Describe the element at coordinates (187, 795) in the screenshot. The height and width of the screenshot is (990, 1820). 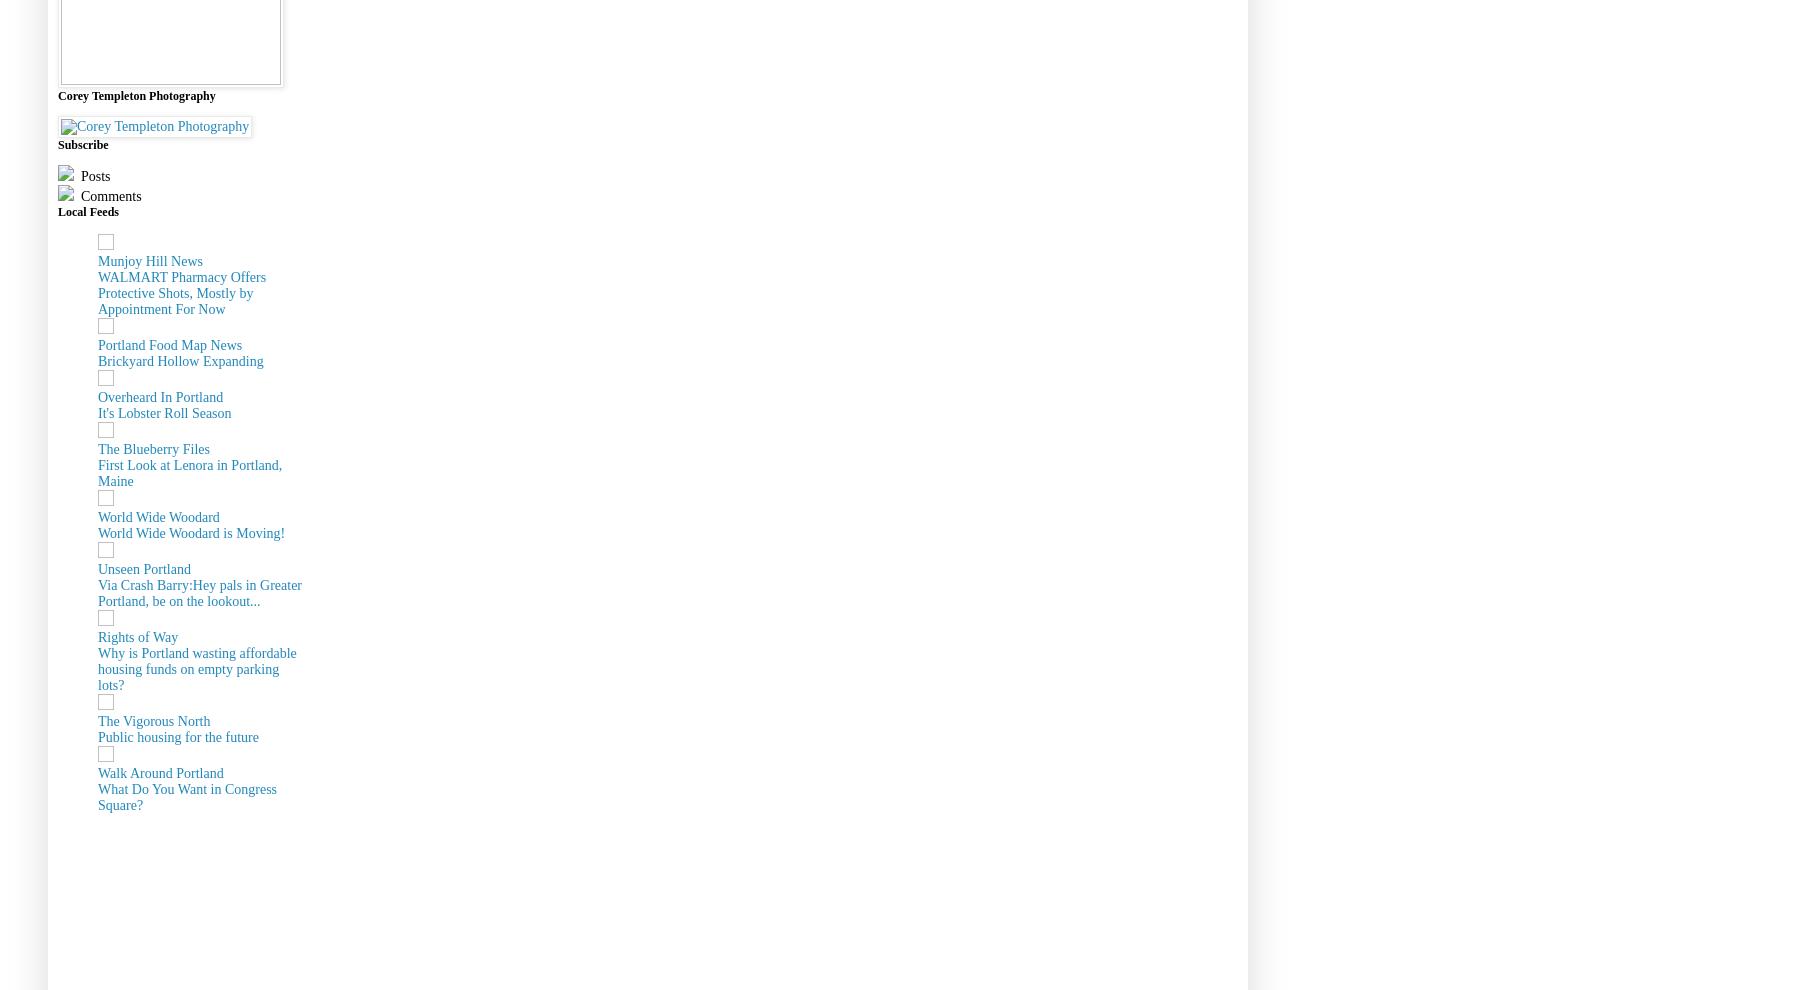
I see `'What Do You Want in Congress Square?'` at that location.